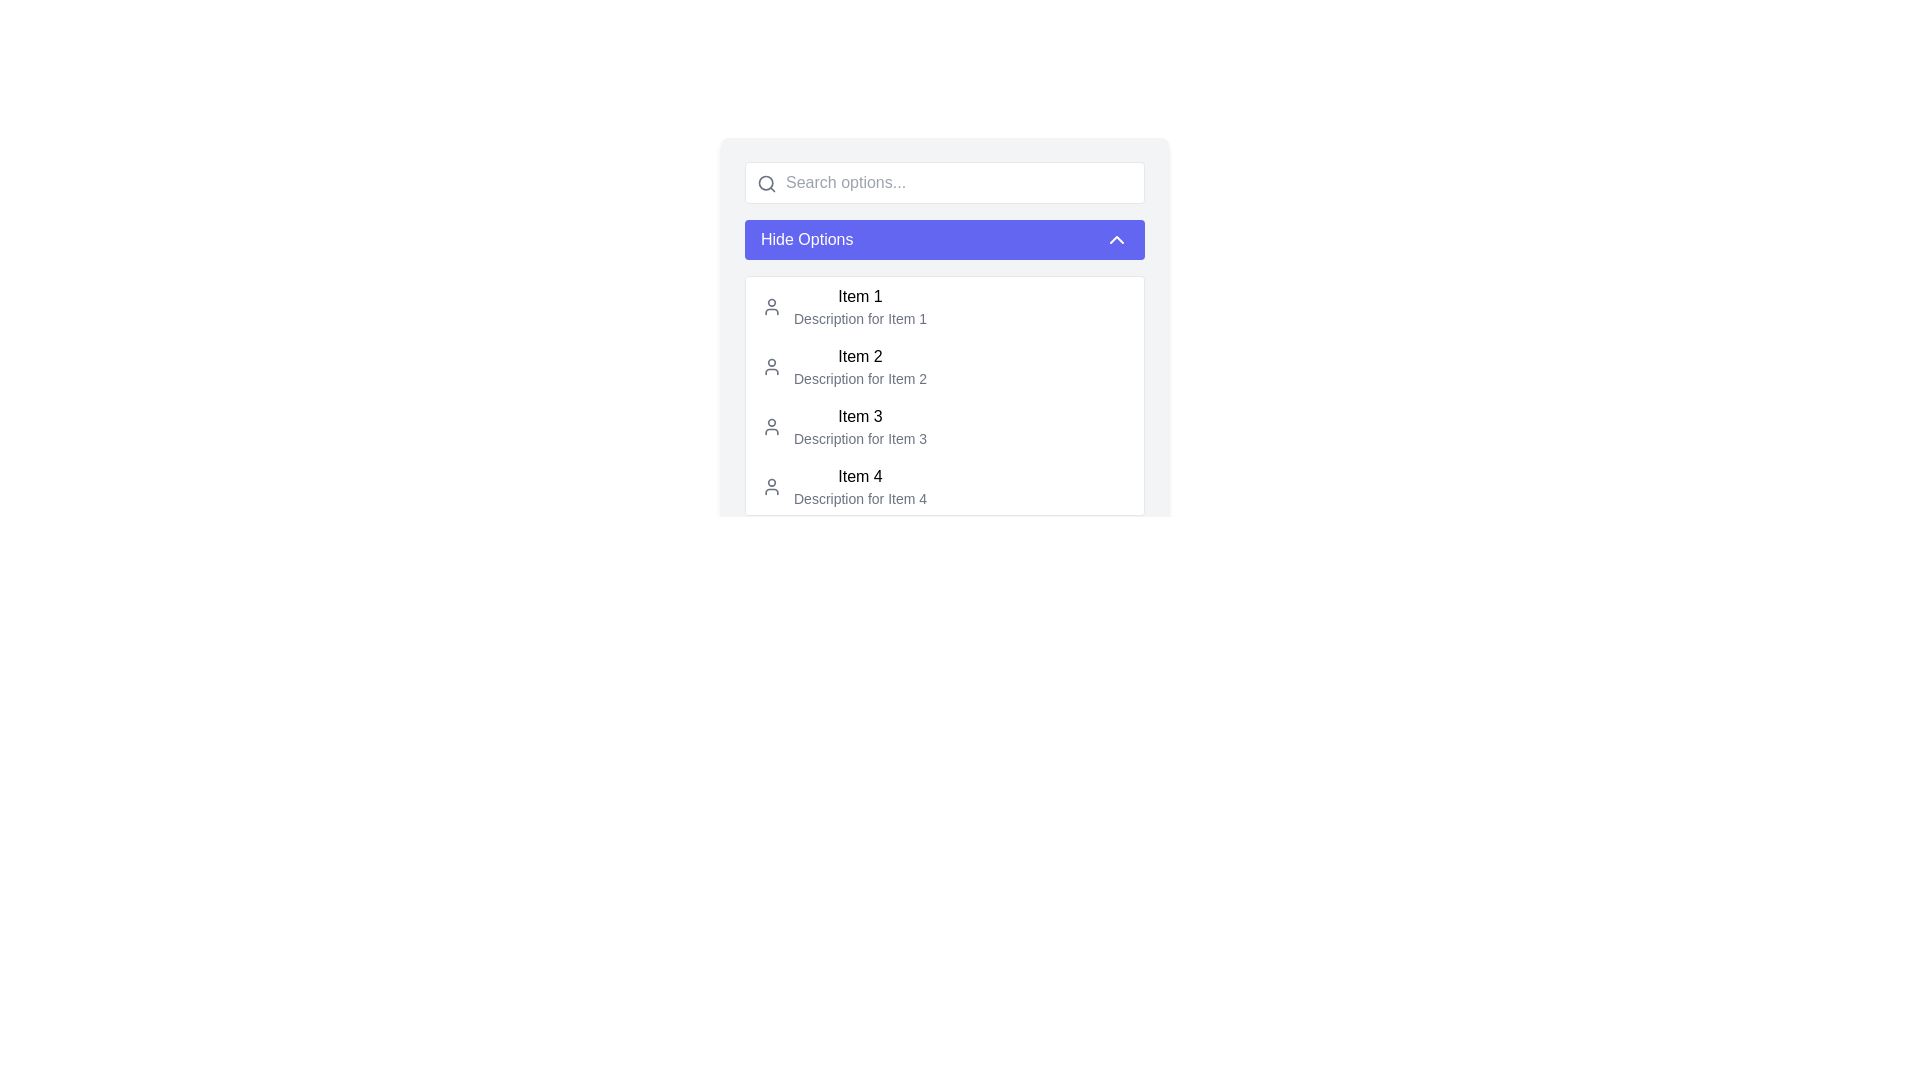  What do you see at coordinates (771, 307) in the screenshot?
I see `the icon representing the categorization of the list item labeled 'Item 1', which is positioned at the top-left of the item within a dropdown interface` at bounding box center [771, 307].